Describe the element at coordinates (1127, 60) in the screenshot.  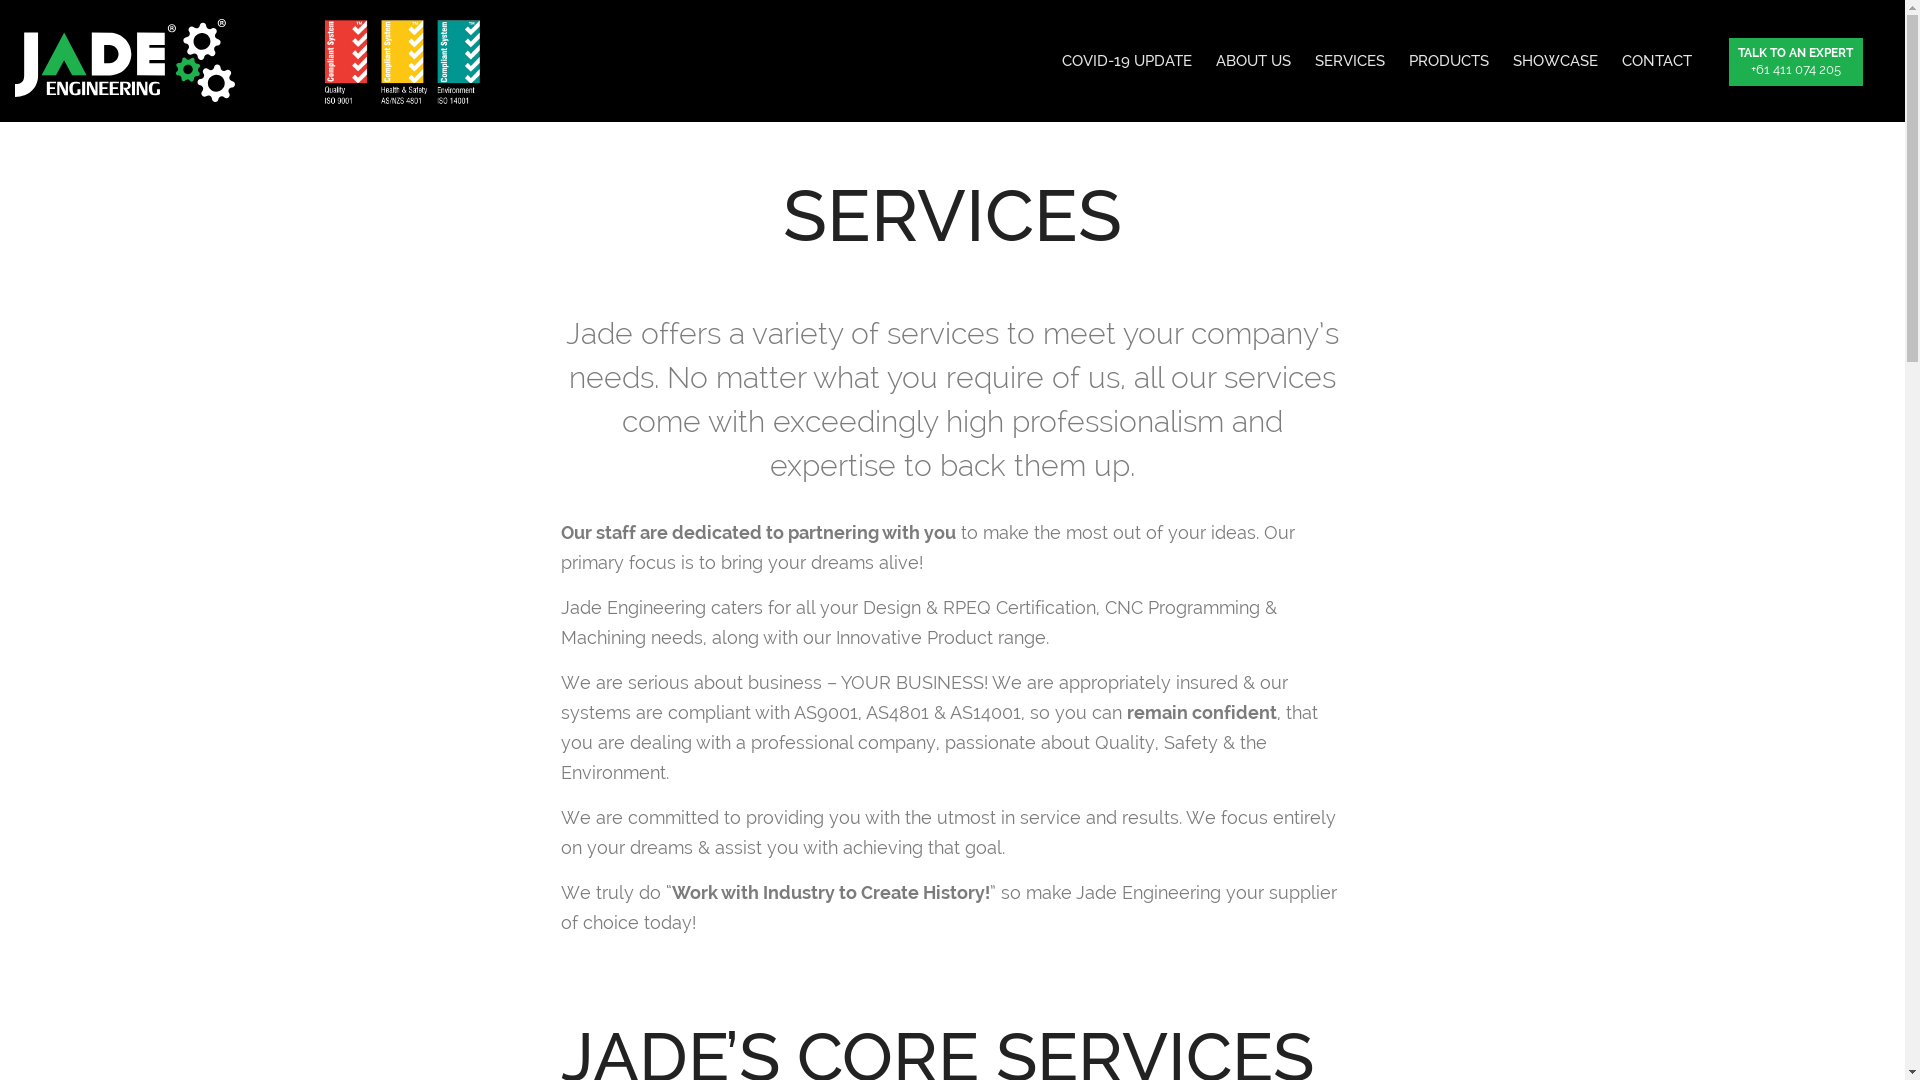
I see `'COVID-19 UPDATE'` at that location.